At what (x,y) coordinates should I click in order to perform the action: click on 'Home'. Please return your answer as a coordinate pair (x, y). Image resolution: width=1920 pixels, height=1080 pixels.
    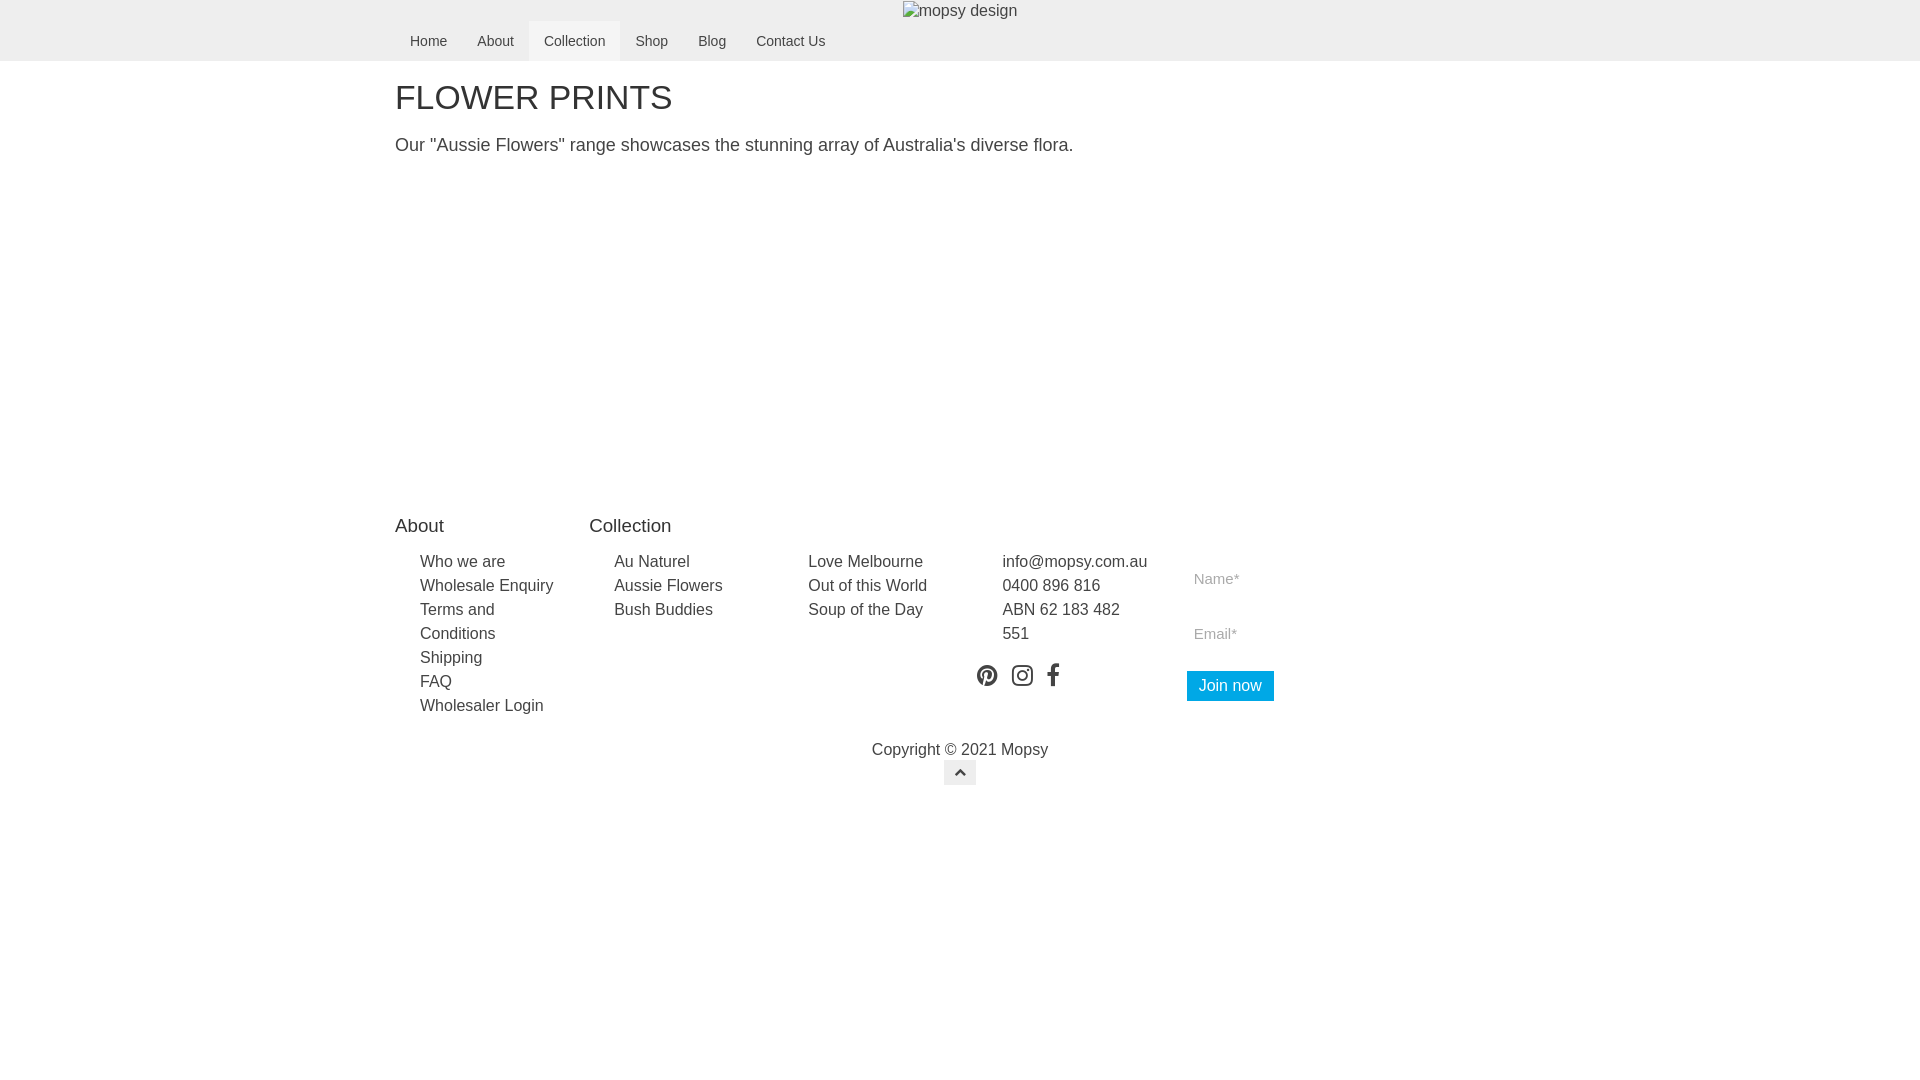
    Looking at the image, I should click on (427, 41).